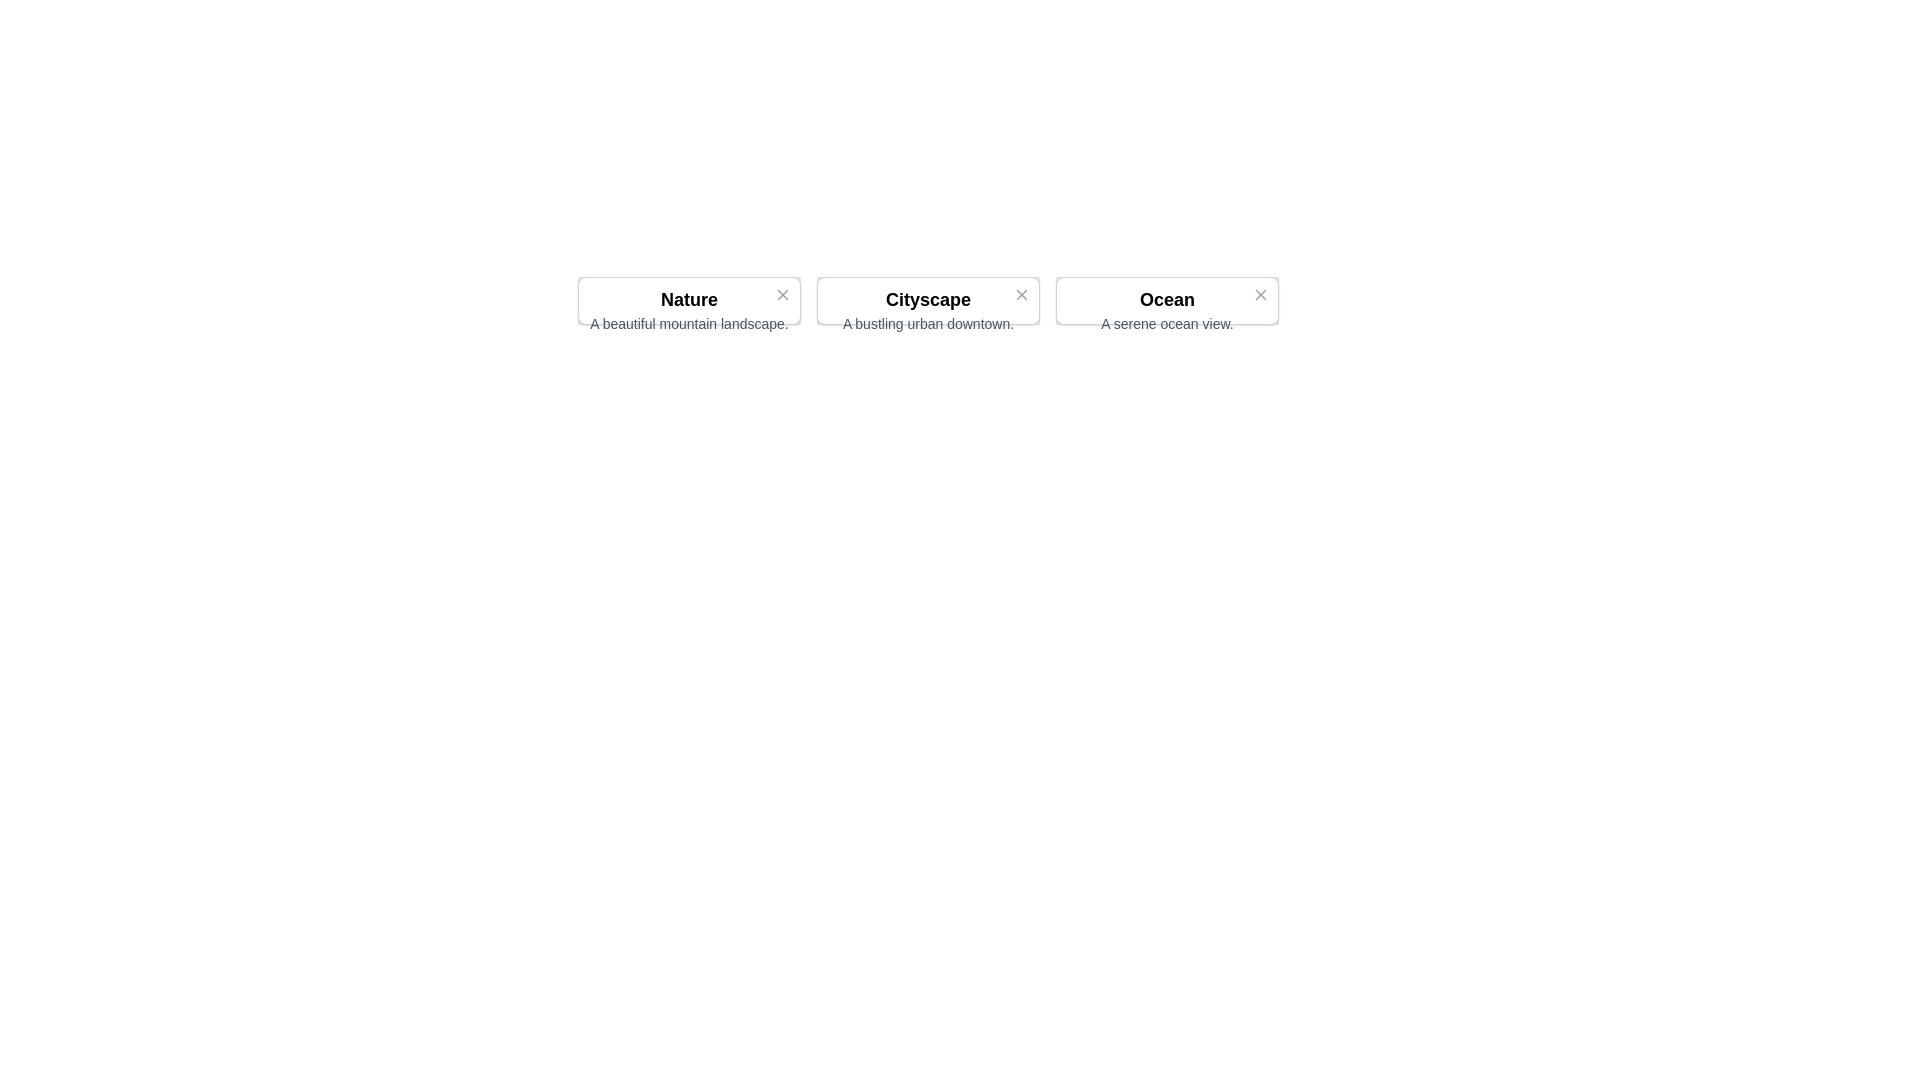 Image resolution: width=1920 pixels, height=1080 pixels. Describe the element at coordinates (1167, 300) in the screenshot. I see `the 'Ocean' card, which is the third card in a horizontal list of three, located to the far right, to interact with it` at that location.